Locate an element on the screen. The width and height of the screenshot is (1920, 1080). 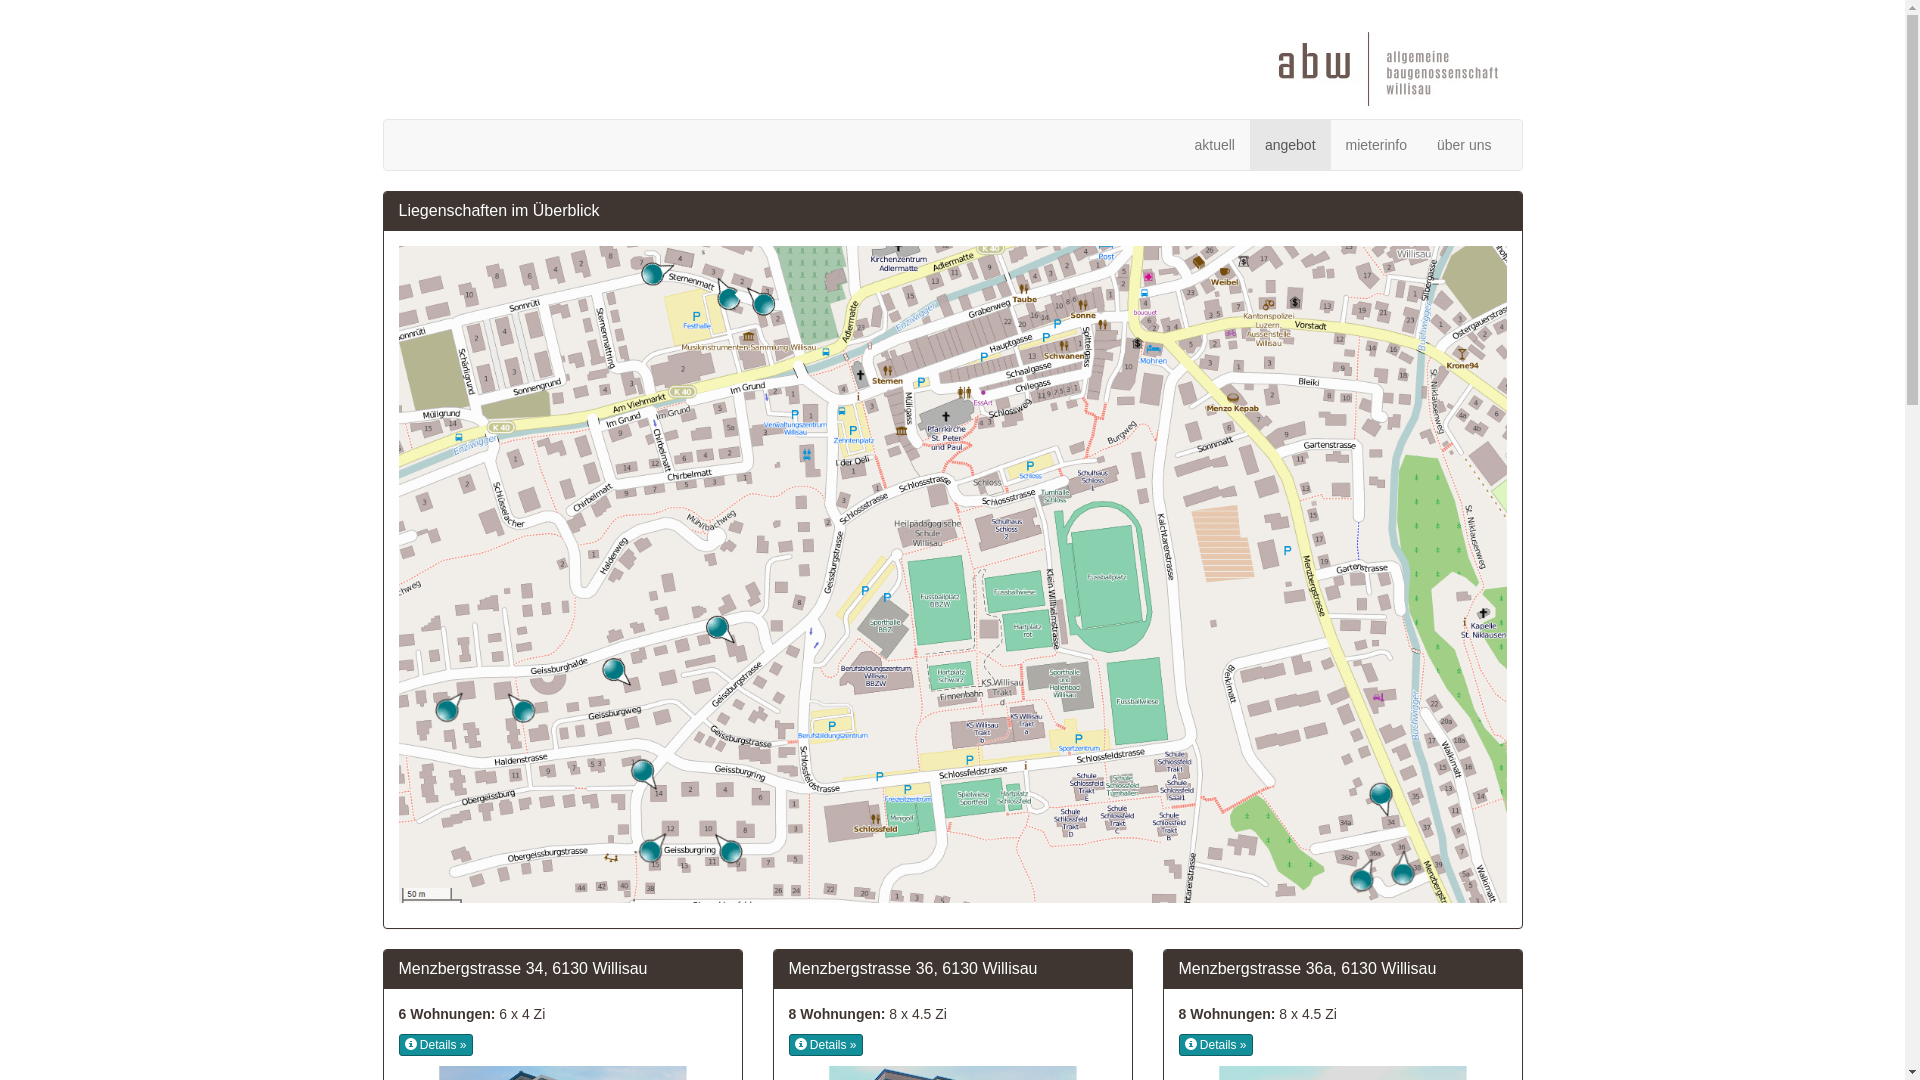
'angebot' is located at coordinates (1290, 144).